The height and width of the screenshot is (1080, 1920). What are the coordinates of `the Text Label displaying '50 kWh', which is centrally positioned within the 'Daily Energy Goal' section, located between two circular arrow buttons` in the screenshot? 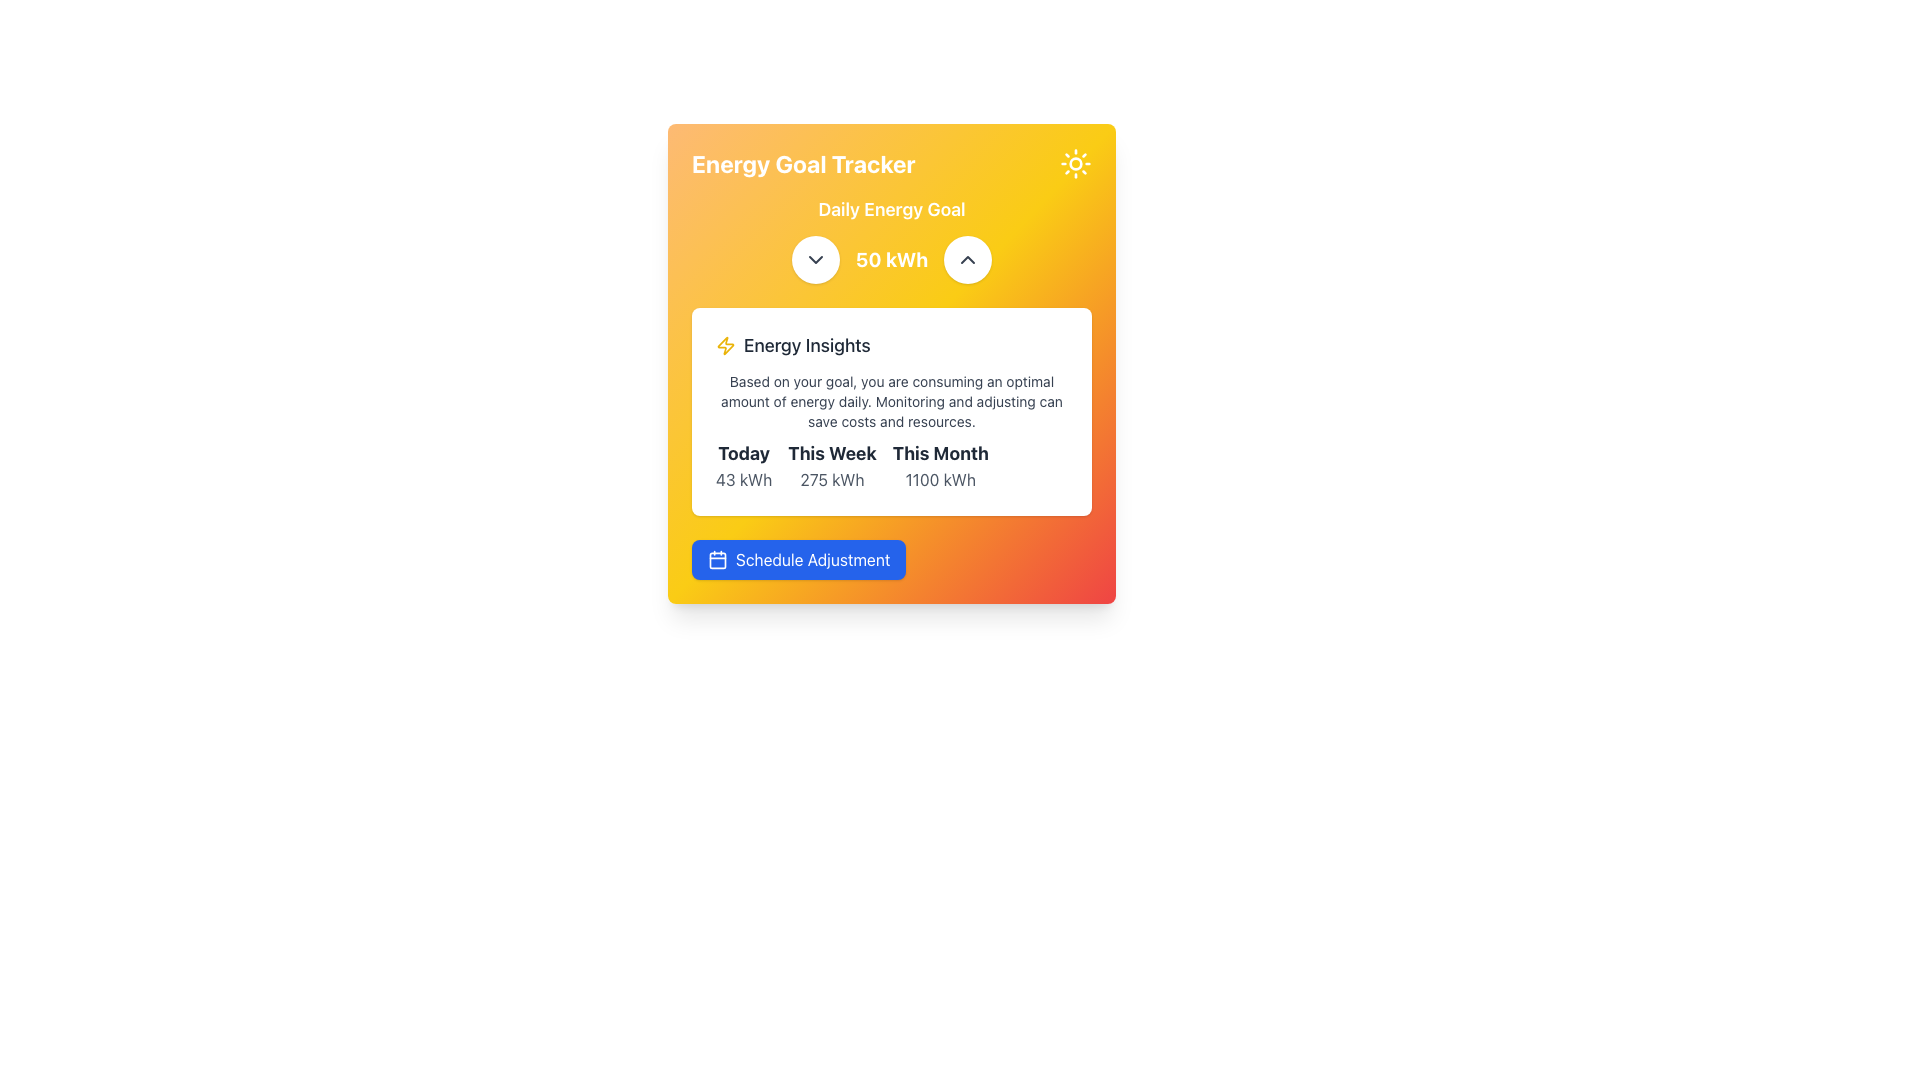 It's located at (891, 258).